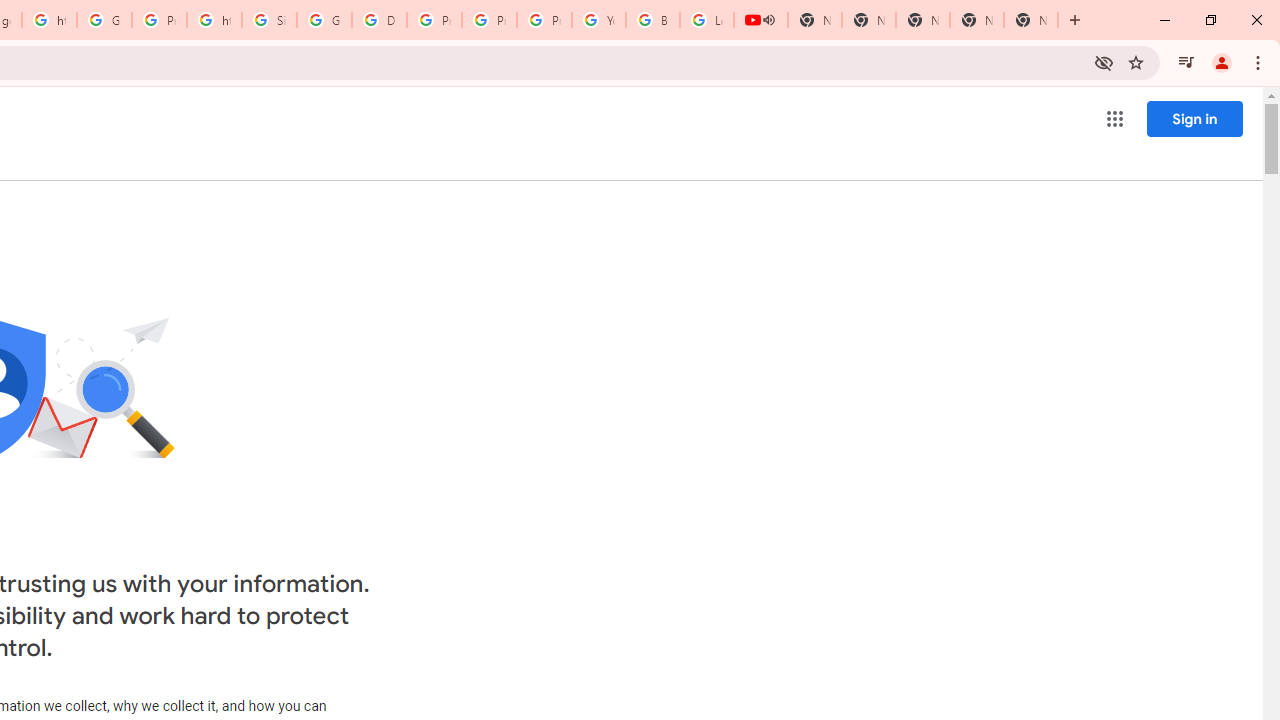  I want to click on 'Mute tab', so click(768, 20).